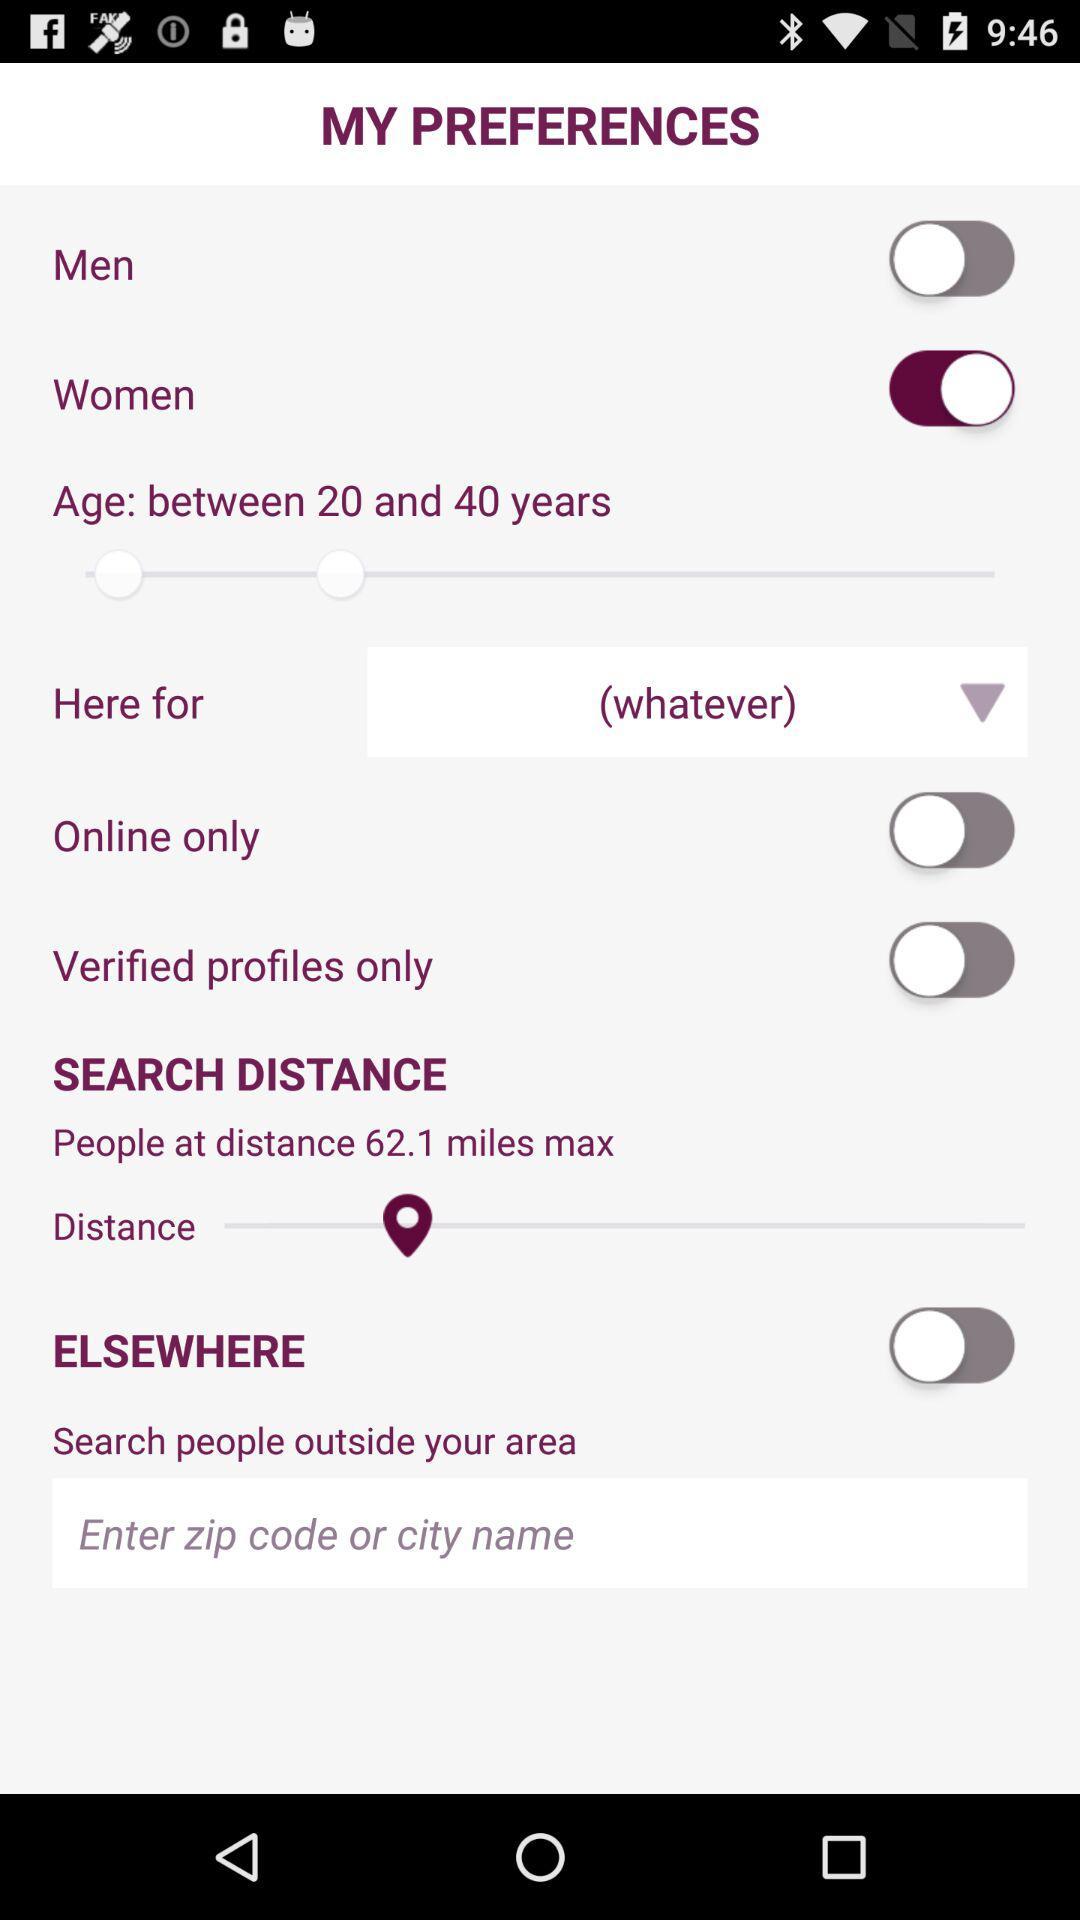  Describe the element at coordinates (540, 1531) in the screenshot. I see `zip code or city name information` at that location.